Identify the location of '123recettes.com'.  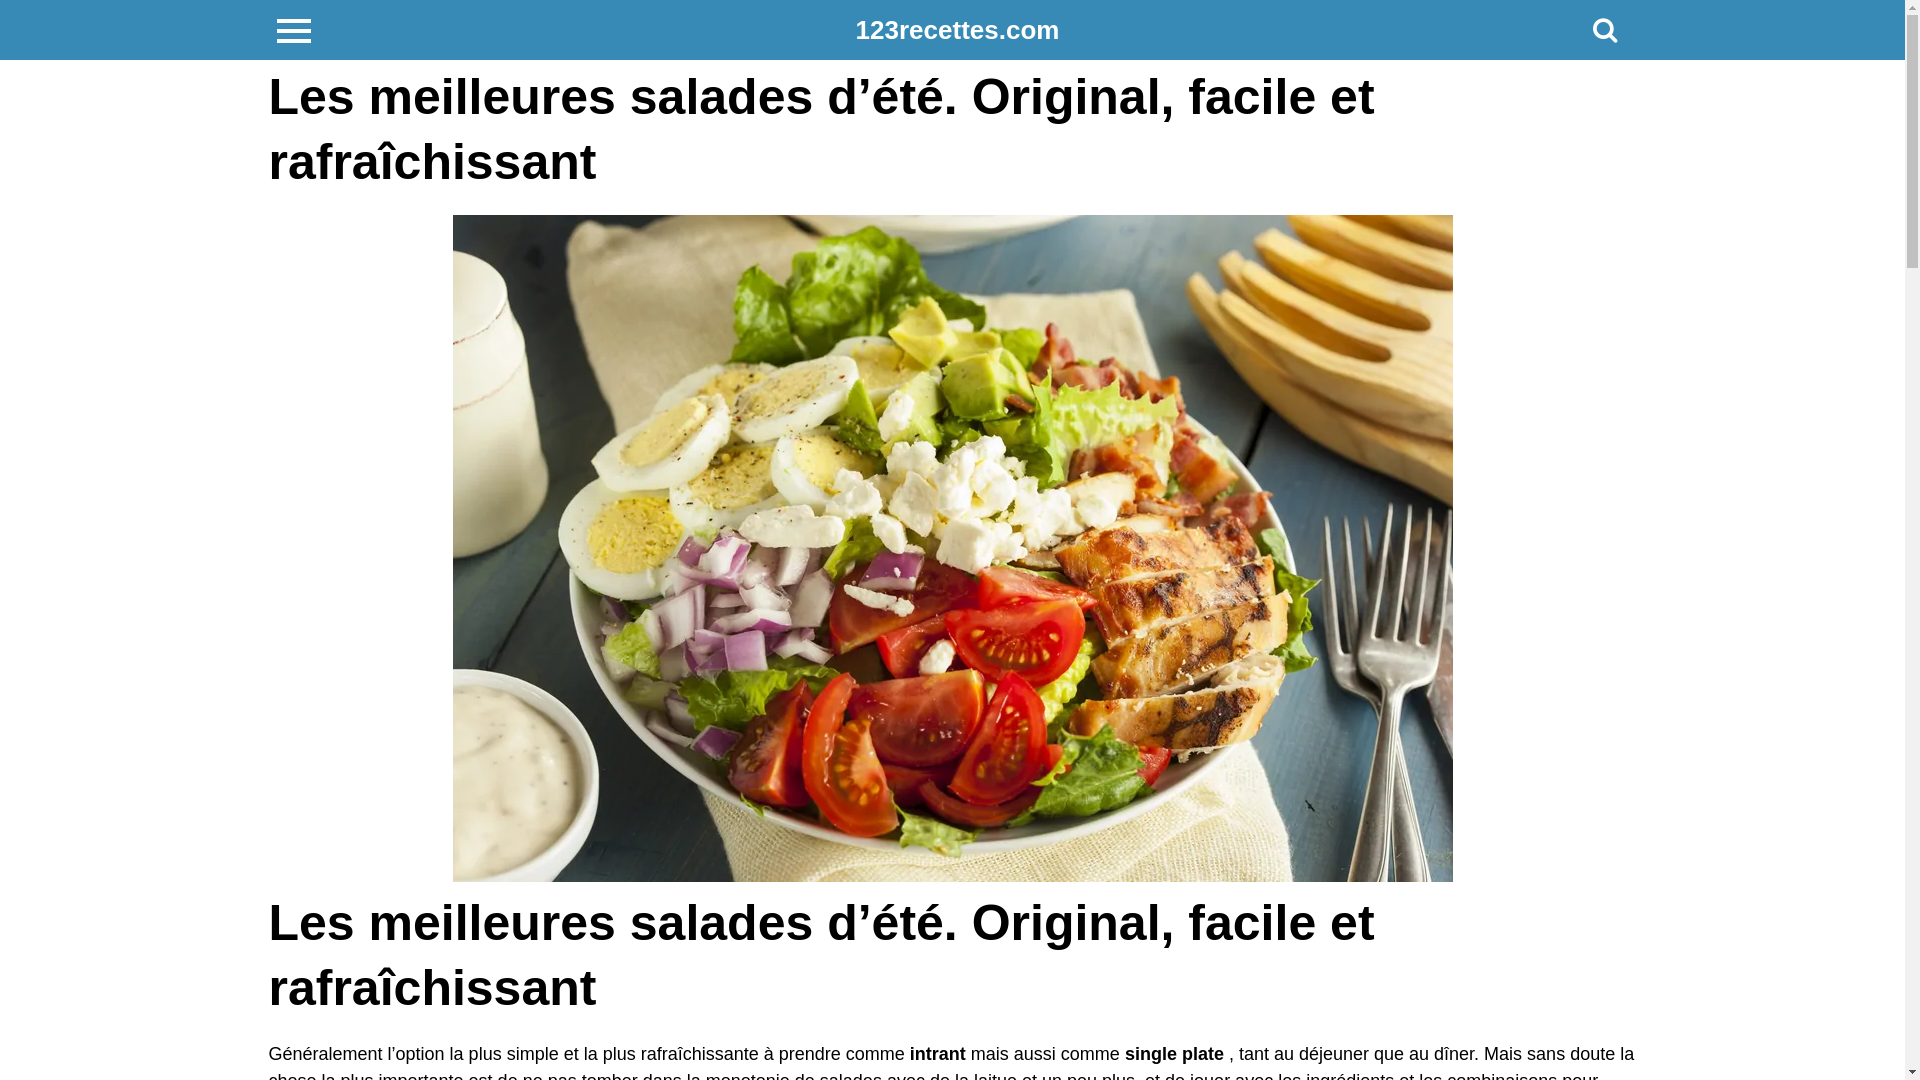
(957, 30).